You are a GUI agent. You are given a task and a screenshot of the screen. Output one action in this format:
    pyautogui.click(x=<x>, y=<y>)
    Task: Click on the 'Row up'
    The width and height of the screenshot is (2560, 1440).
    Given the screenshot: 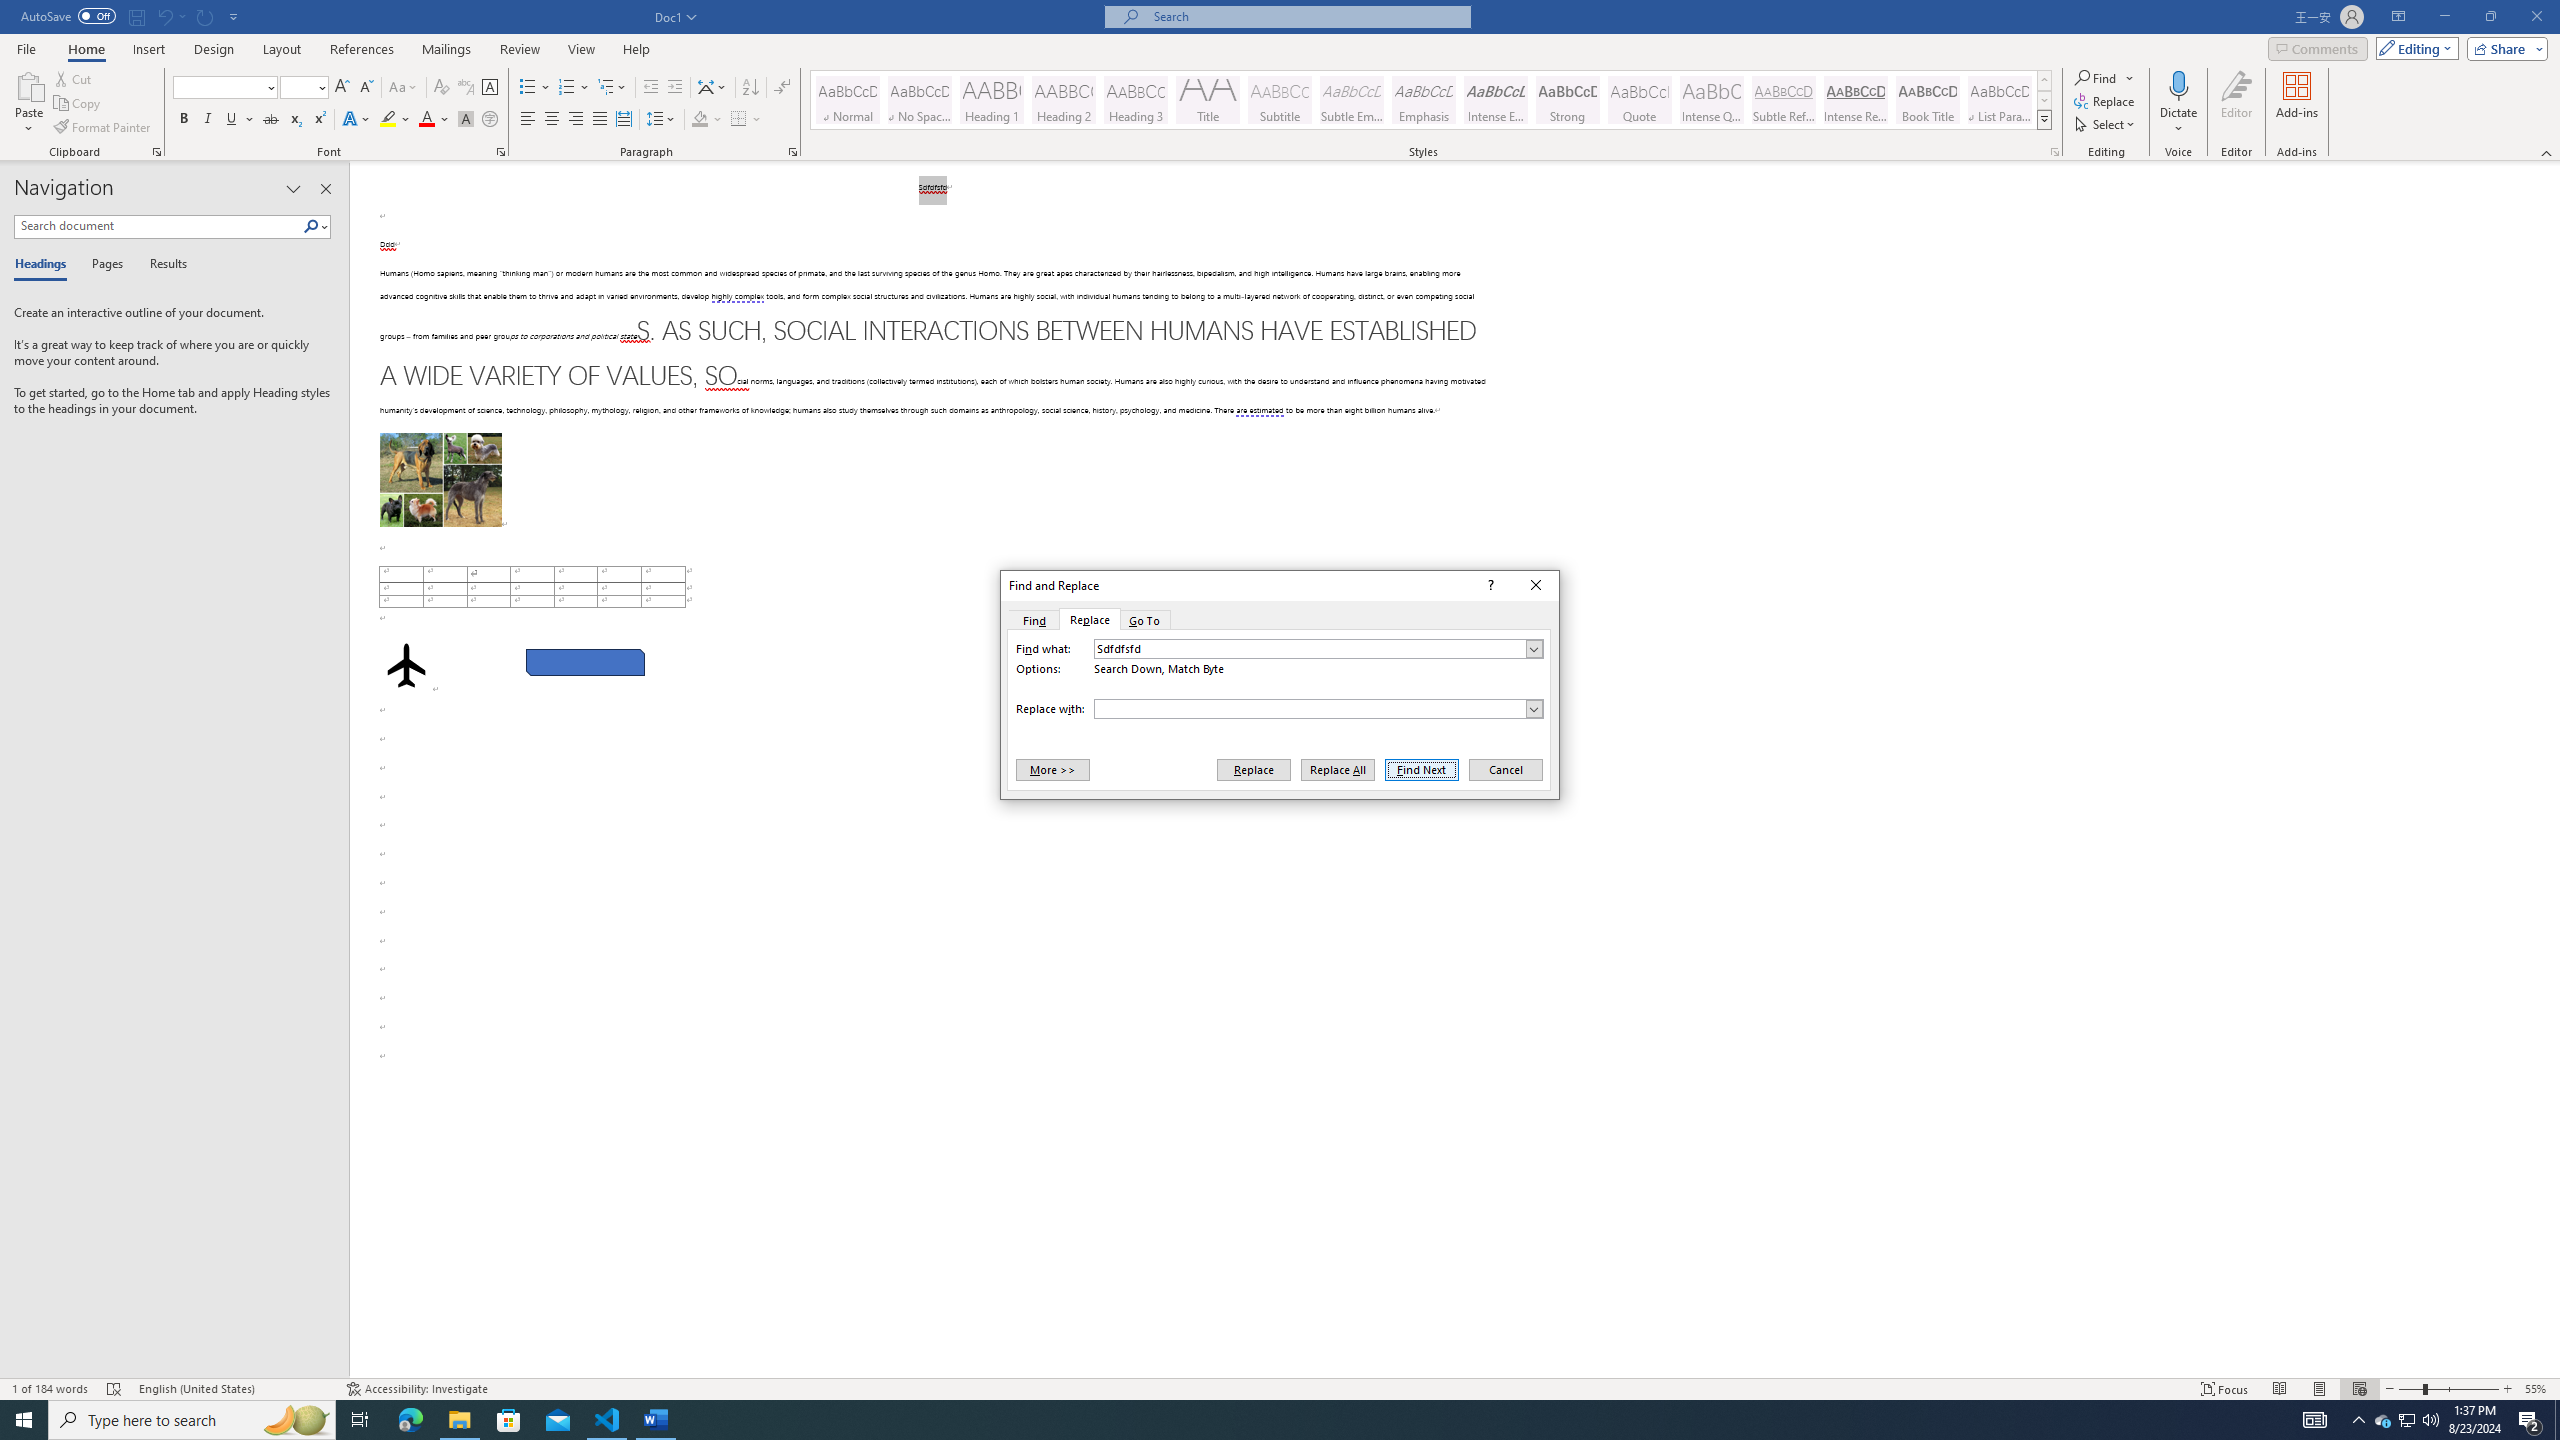 What is the action you would take?
    pyautogui.click(x=2045, y=80)
    